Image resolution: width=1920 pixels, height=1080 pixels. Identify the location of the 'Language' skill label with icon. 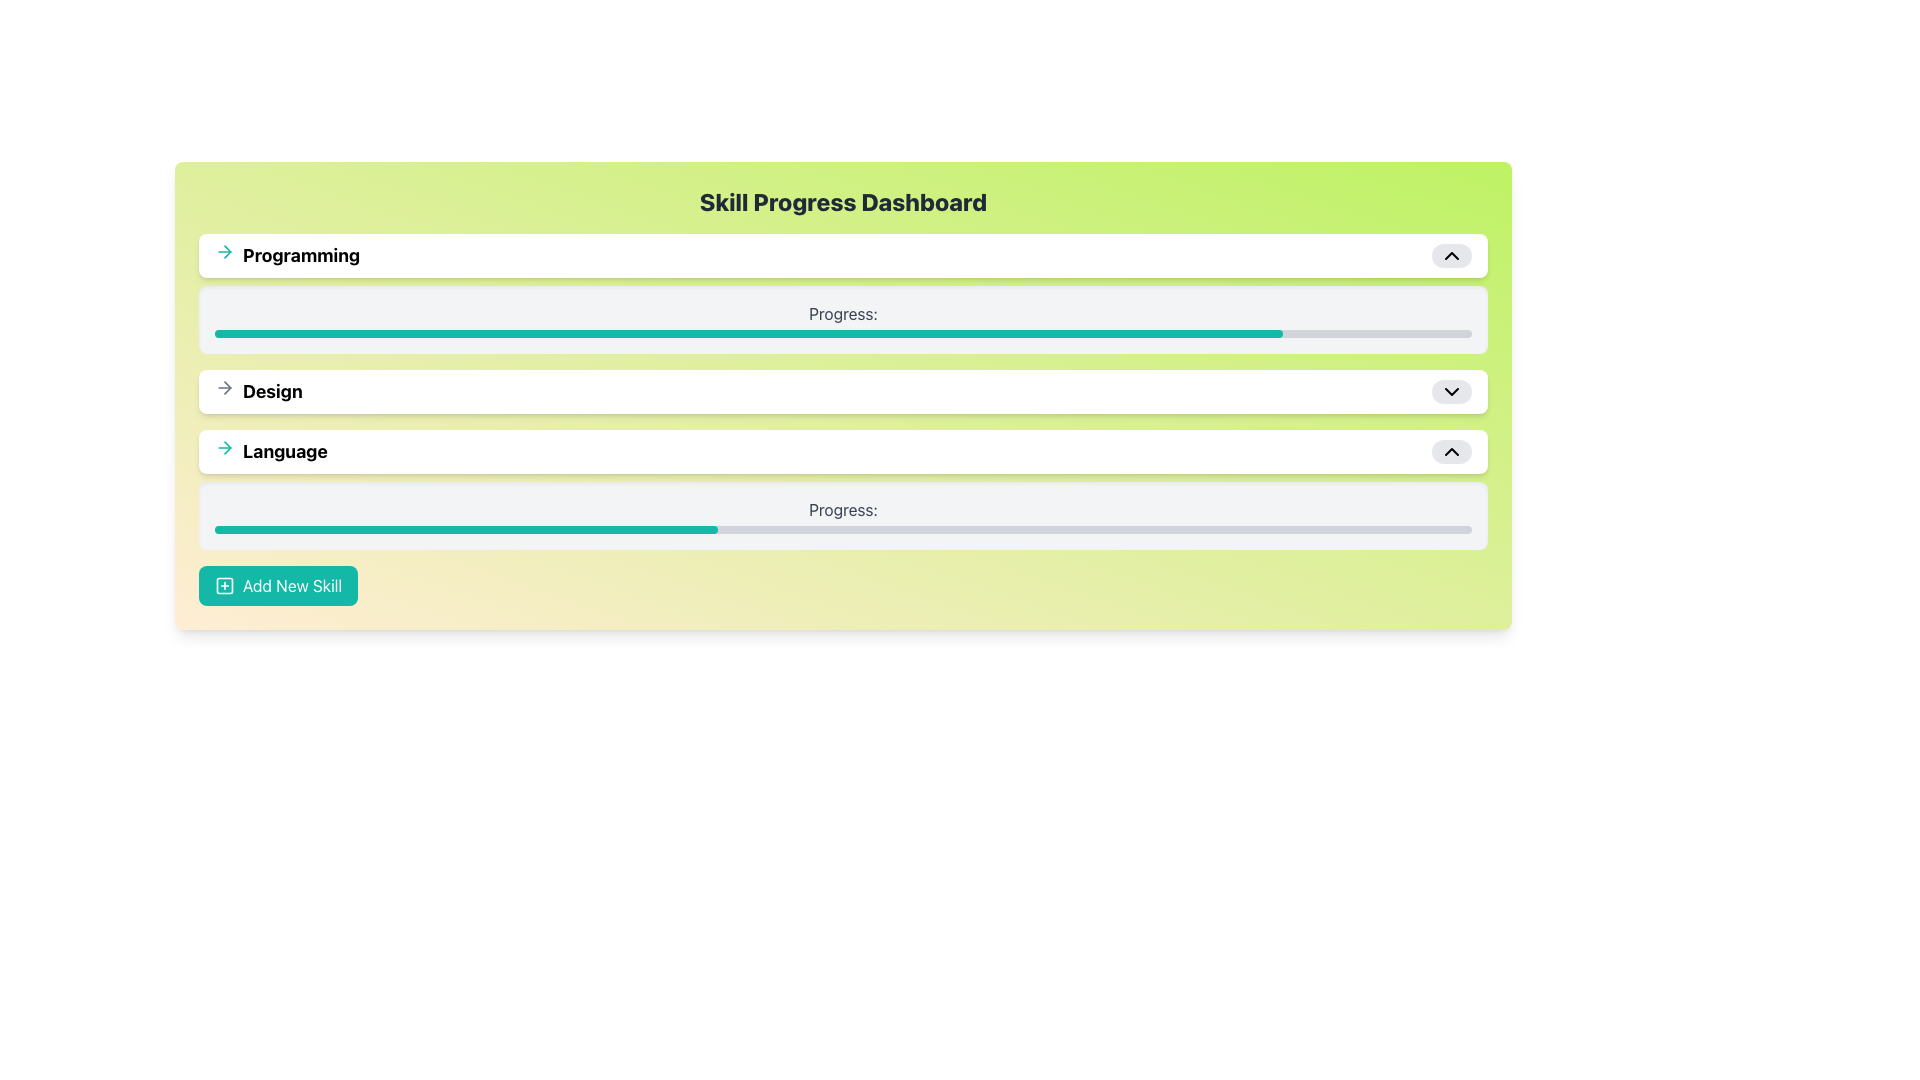
(270, 451).